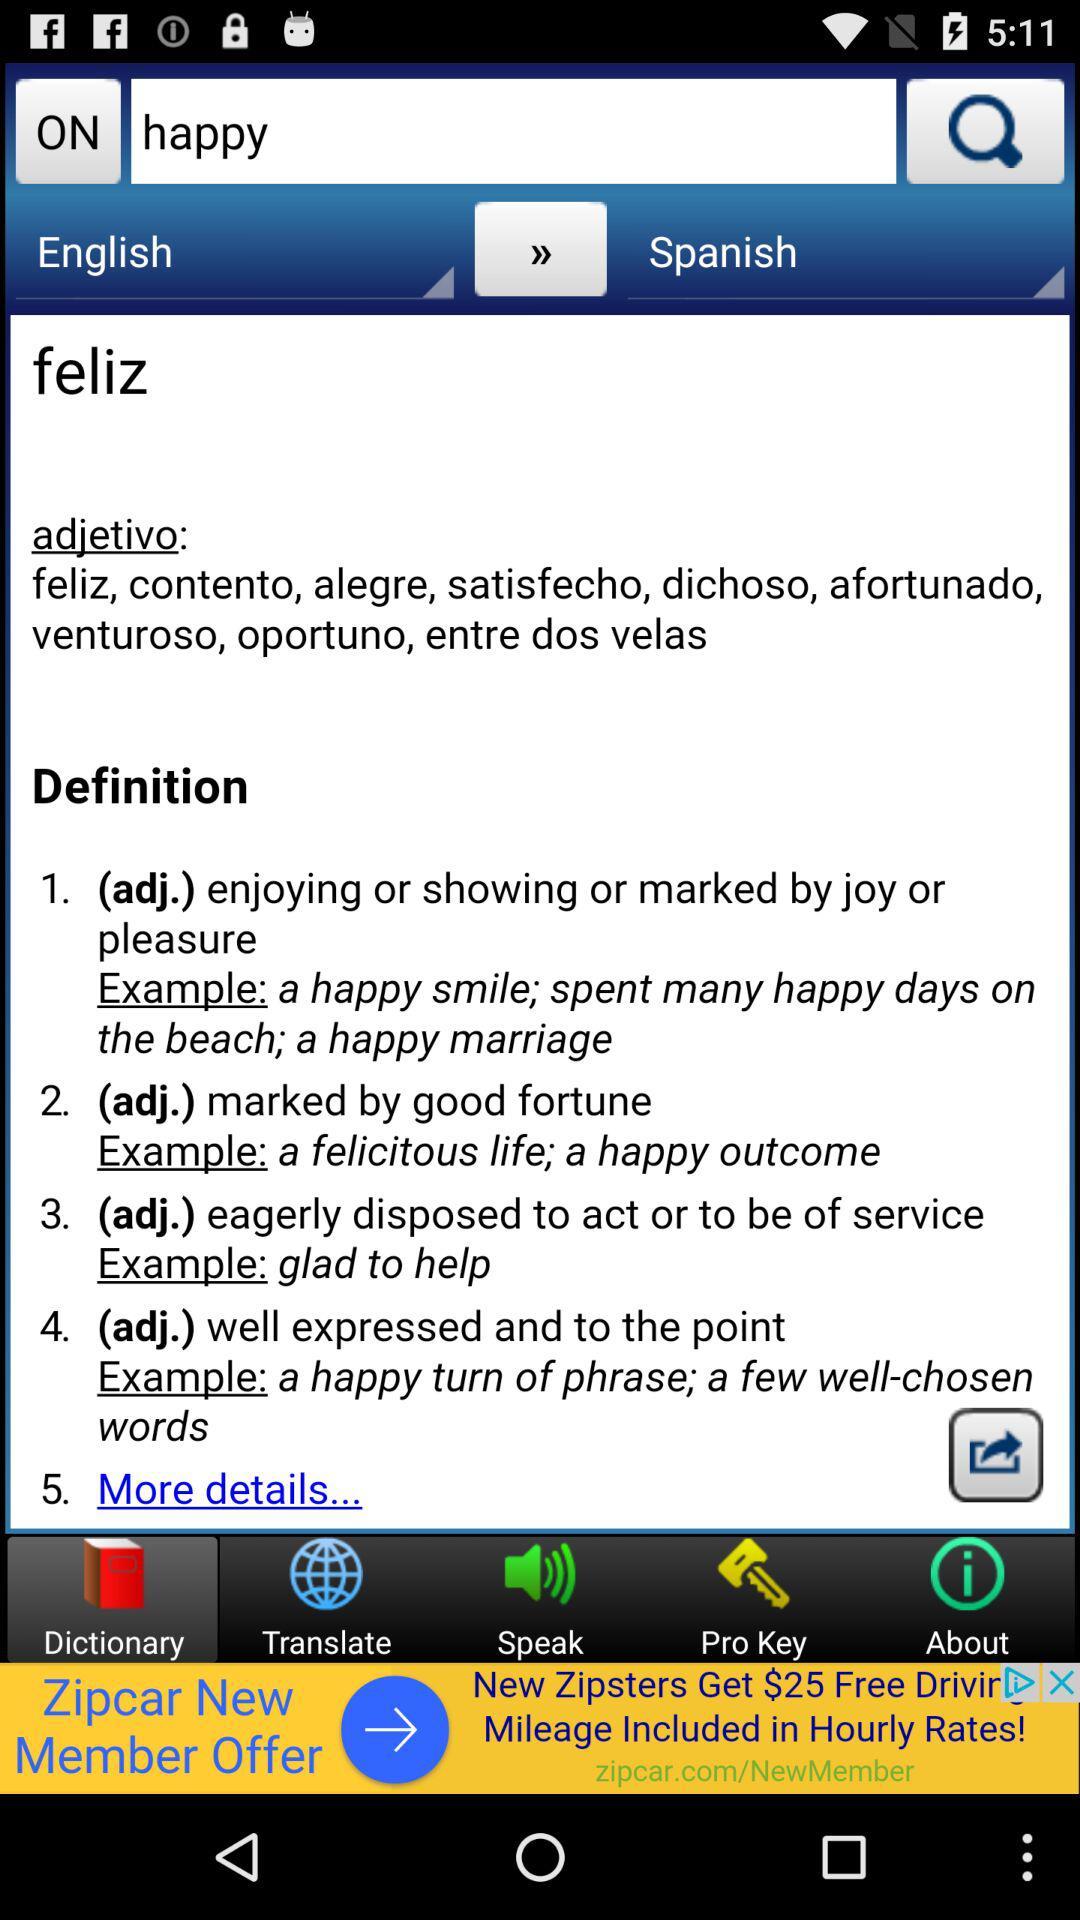  What do you see at coordinates (540, 1727) in the screenshot?
I see `open advertisement` at bounding box center [540, 1727].